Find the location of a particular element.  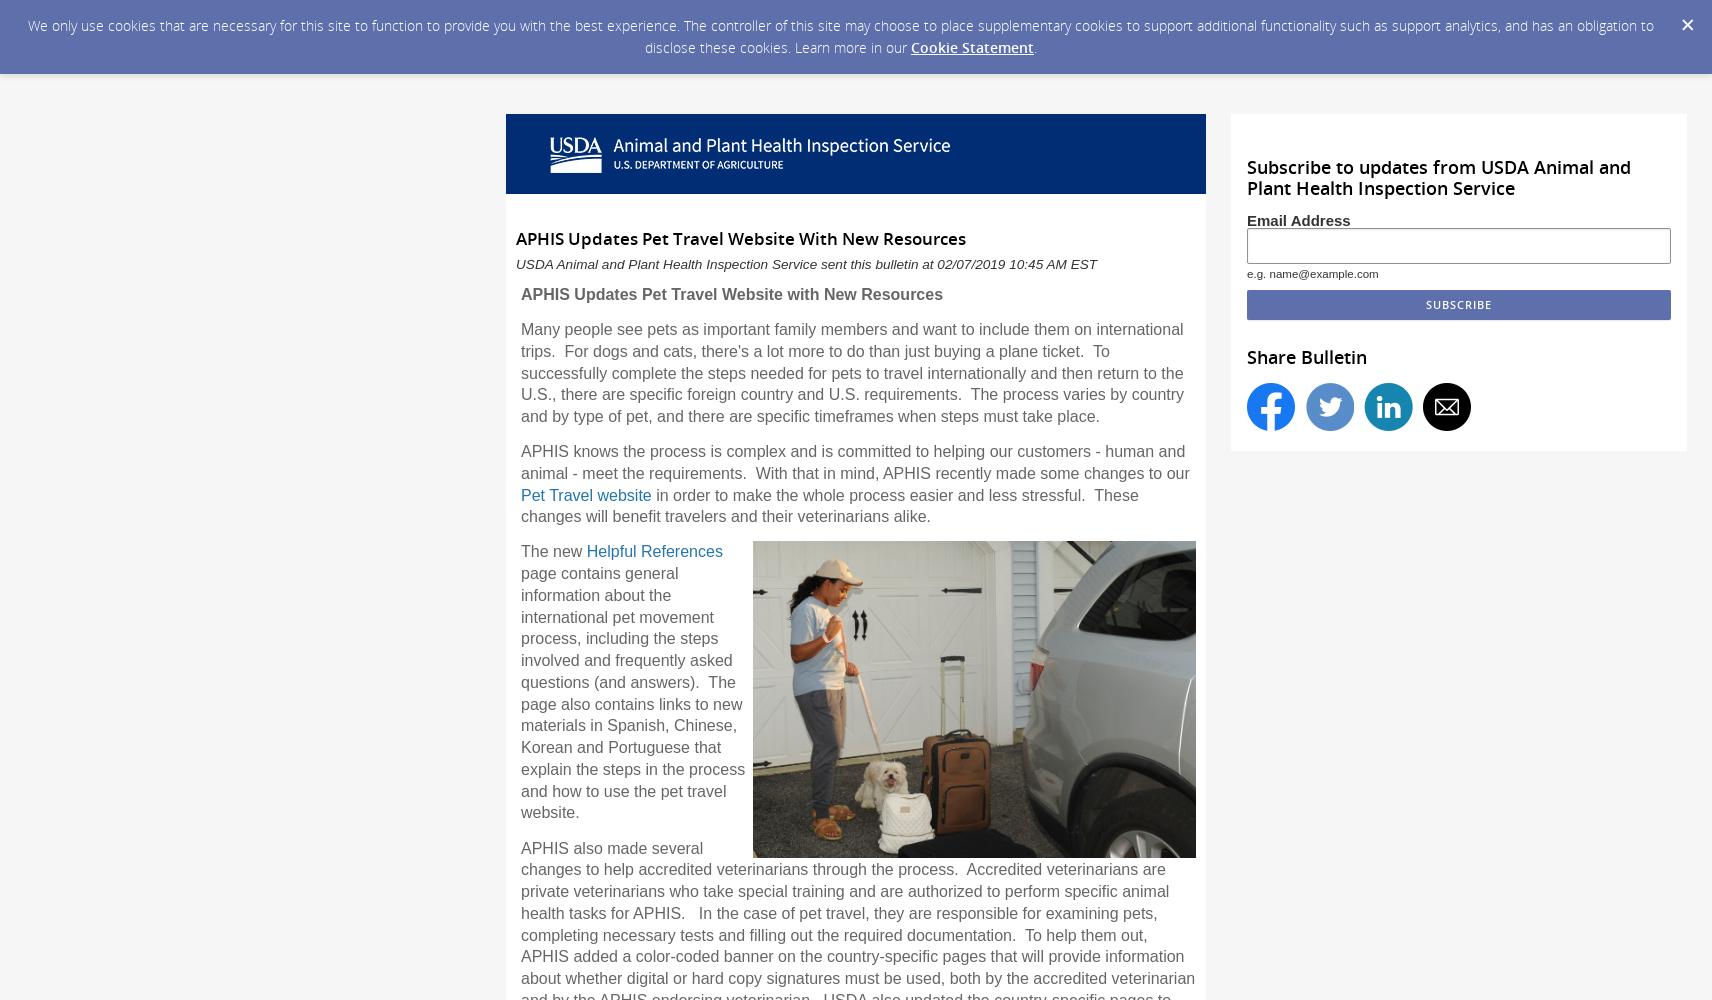

'We only use cookies that are necessary for this site to function to provide you with the best experience. The controller of this site may choose to place supplementary cookies to support additional functionality such as support analytics, and has an obligation to disclose these cookies. Learn more in our' is located at coordinates (840, 36).